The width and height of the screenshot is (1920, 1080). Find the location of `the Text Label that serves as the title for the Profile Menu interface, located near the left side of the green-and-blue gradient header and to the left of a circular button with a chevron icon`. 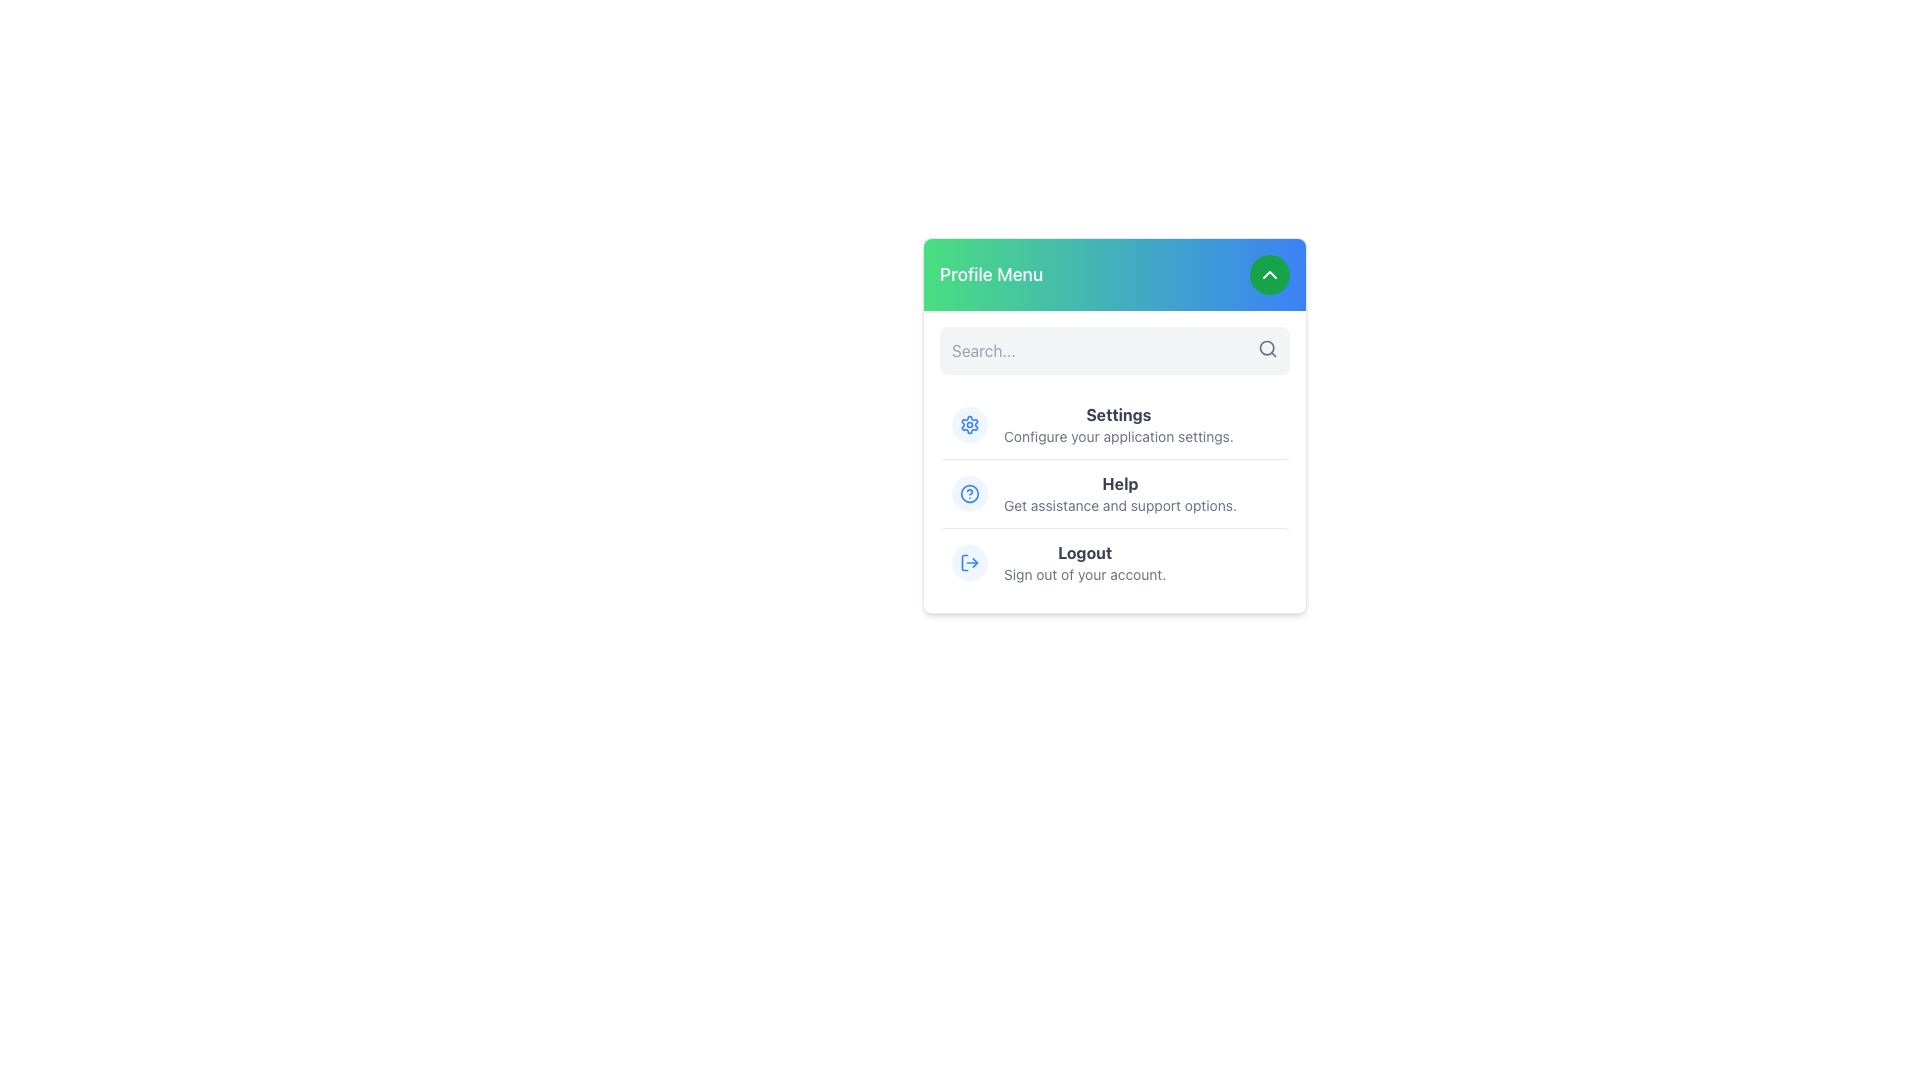

the Text Label that serves as the title for the Profile Menu interface, located near the left side of the green-and-blue gradient header and to the left of a circular button with a chevron icon is located at coordinates (991, 274).